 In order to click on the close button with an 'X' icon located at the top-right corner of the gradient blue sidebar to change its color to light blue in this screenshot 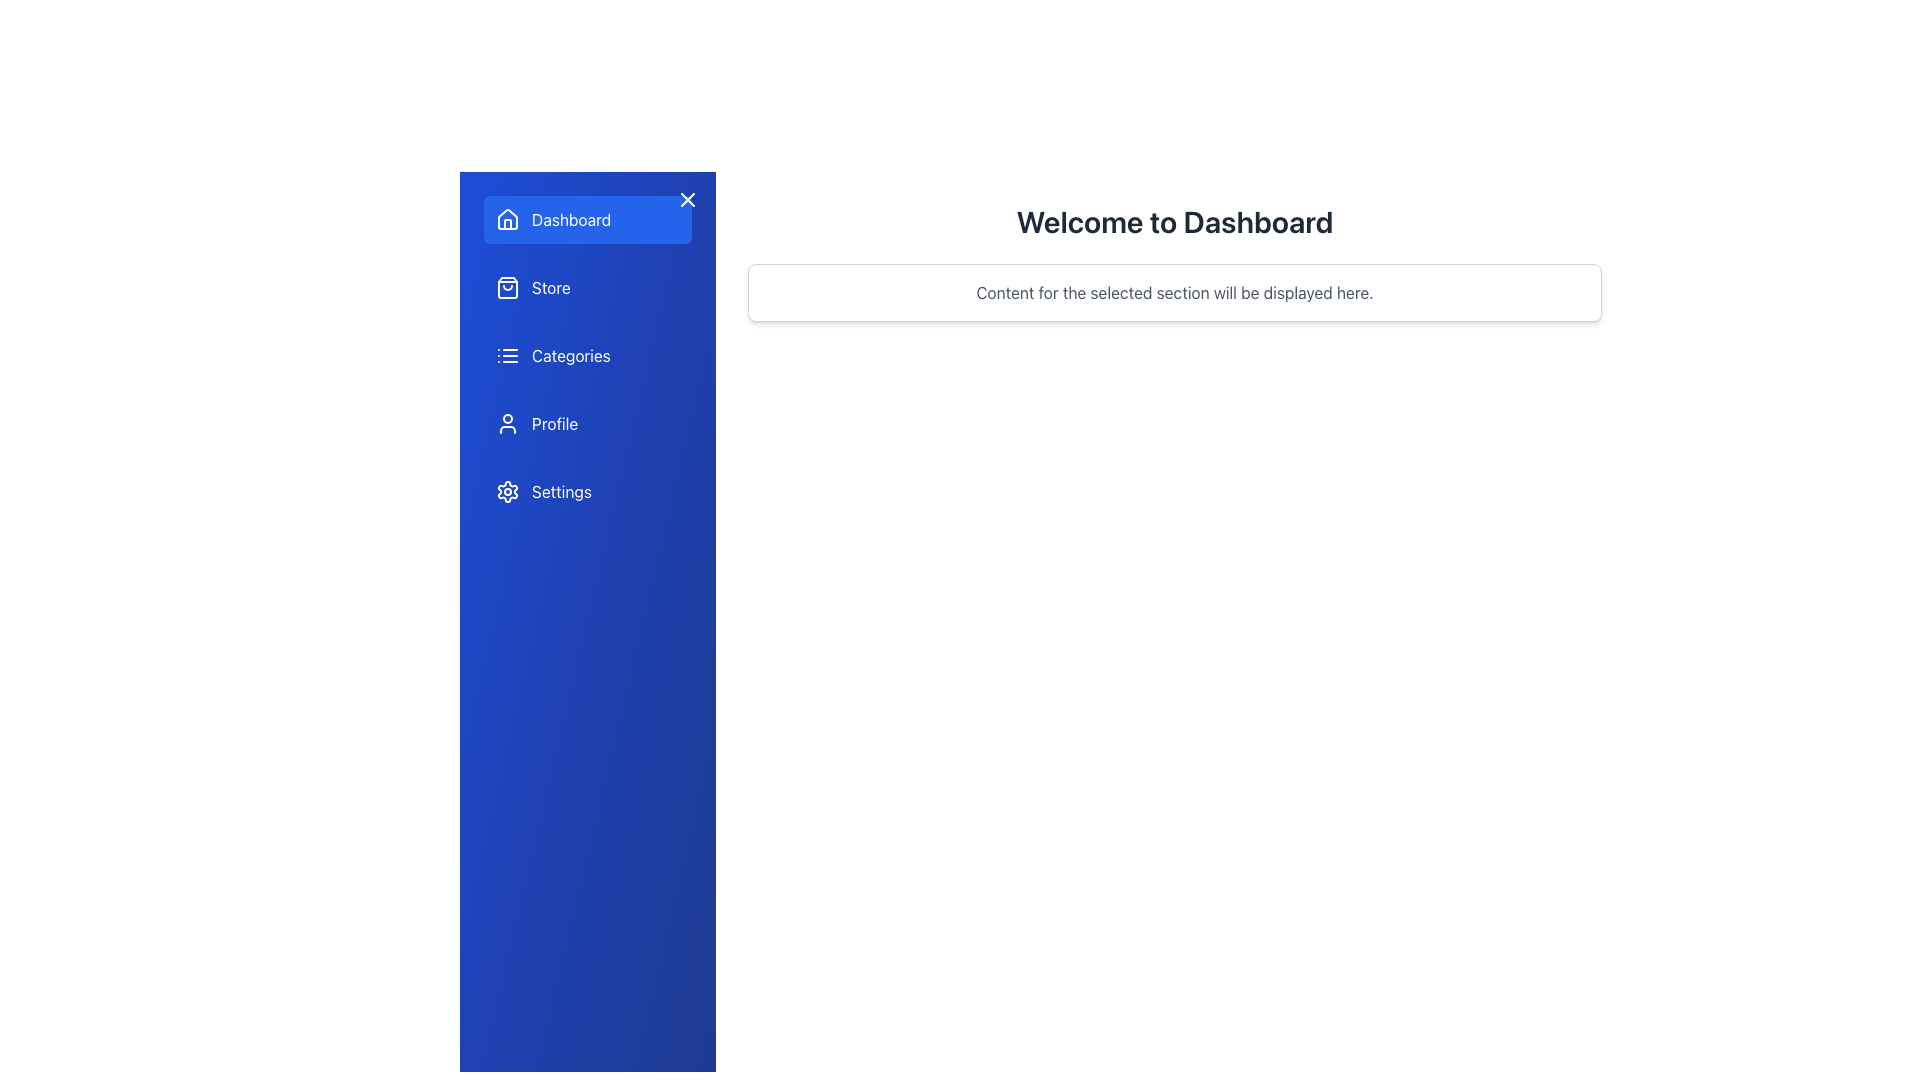, I will do `click(687, 200)`.